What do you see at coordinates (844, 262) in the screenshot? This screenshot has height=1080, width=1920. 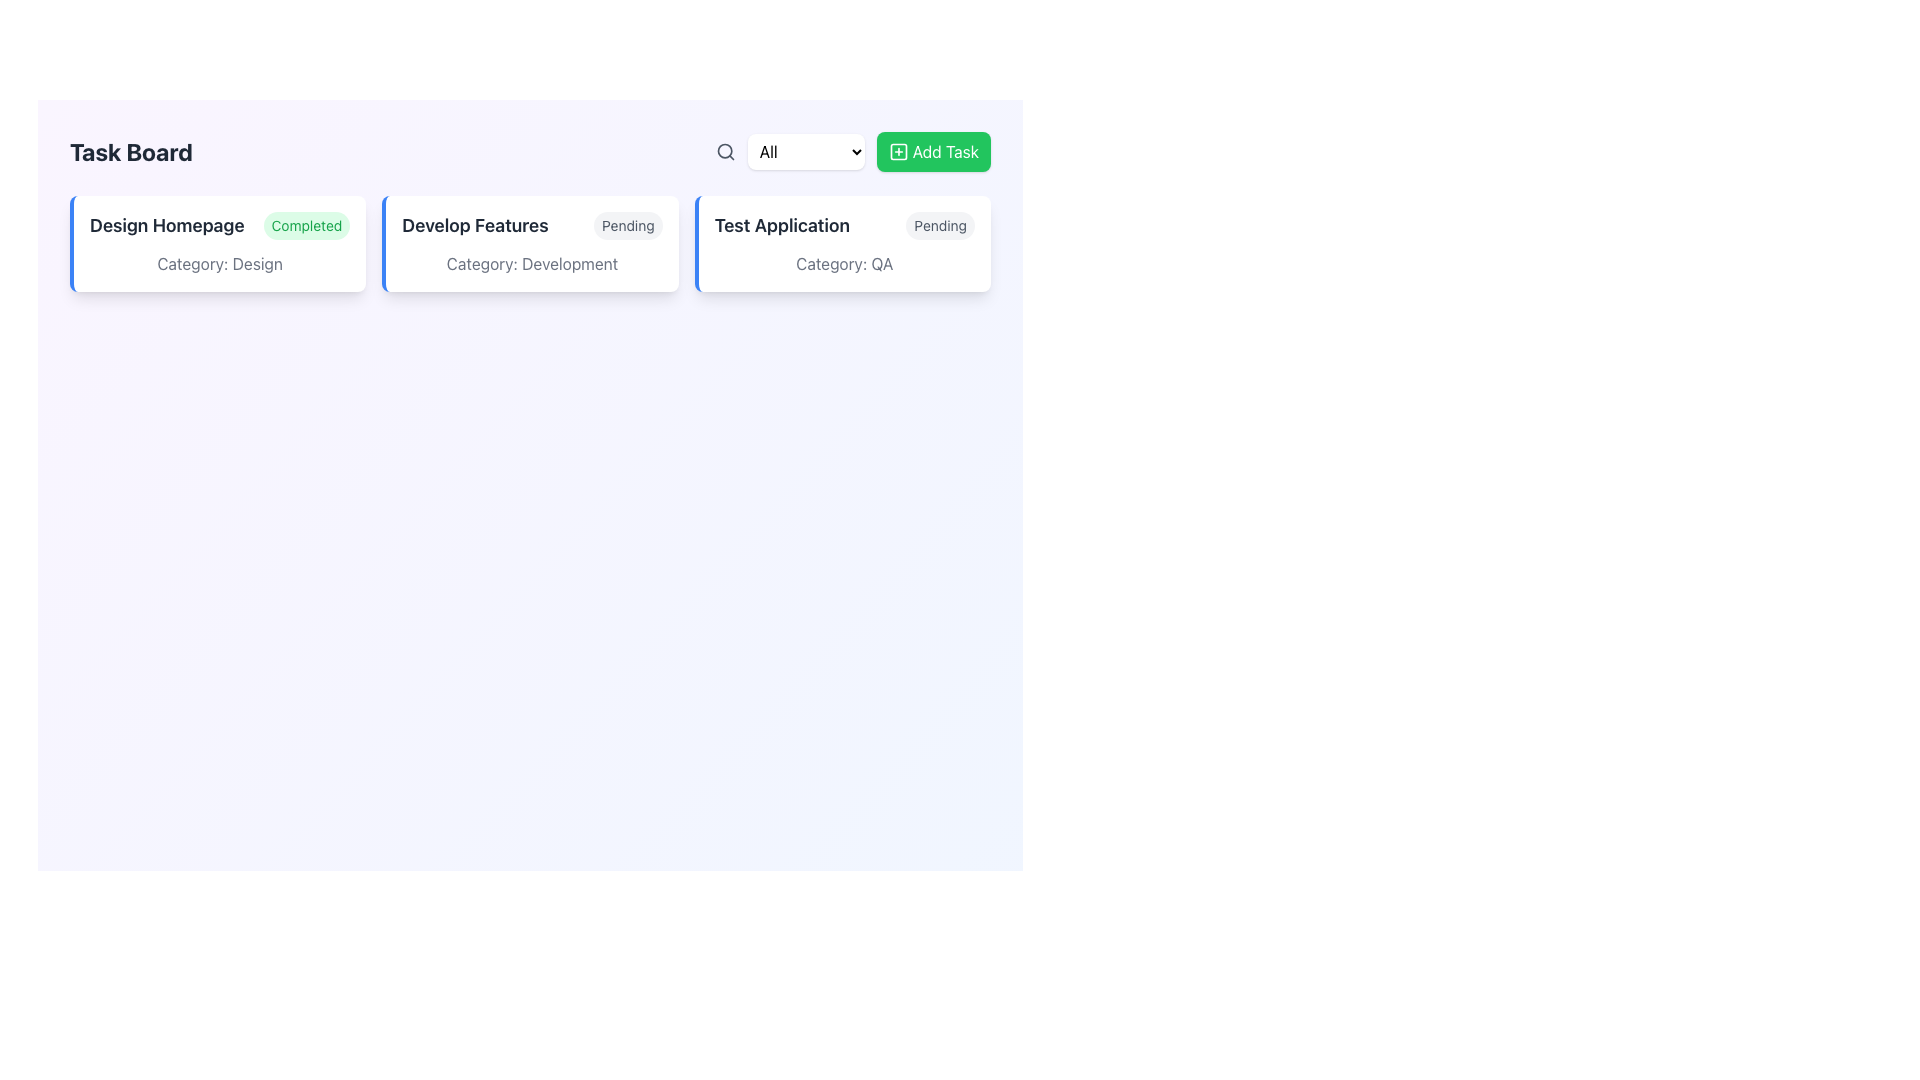 I see `text label that serves as a categorical descriptor for the QA category, located beneath the title 'Test Application' in the rightmost card` at bounding box center [844, 262].